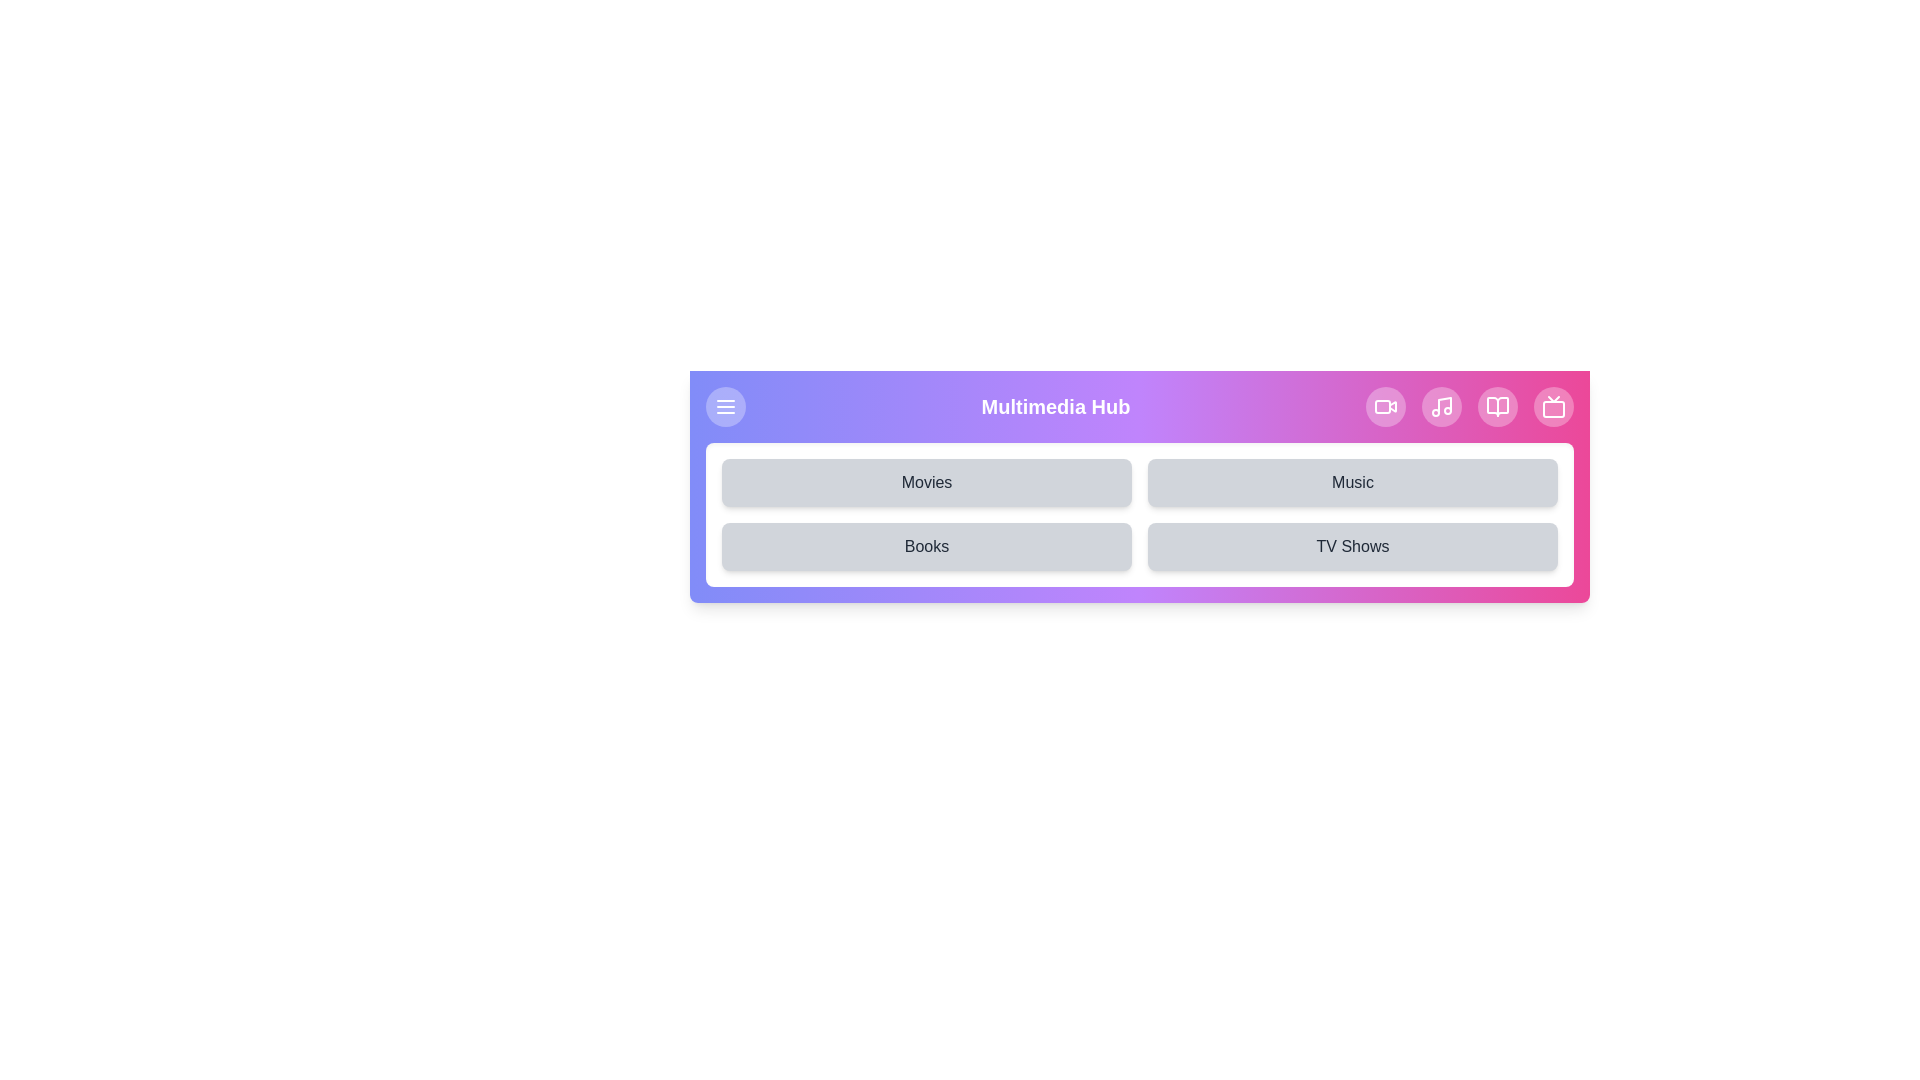 The height and width of the screenshot is (1080, 1920). I want to click on the Music navigation icon to explore the corresponding multimedia category, so click(1441, 406).